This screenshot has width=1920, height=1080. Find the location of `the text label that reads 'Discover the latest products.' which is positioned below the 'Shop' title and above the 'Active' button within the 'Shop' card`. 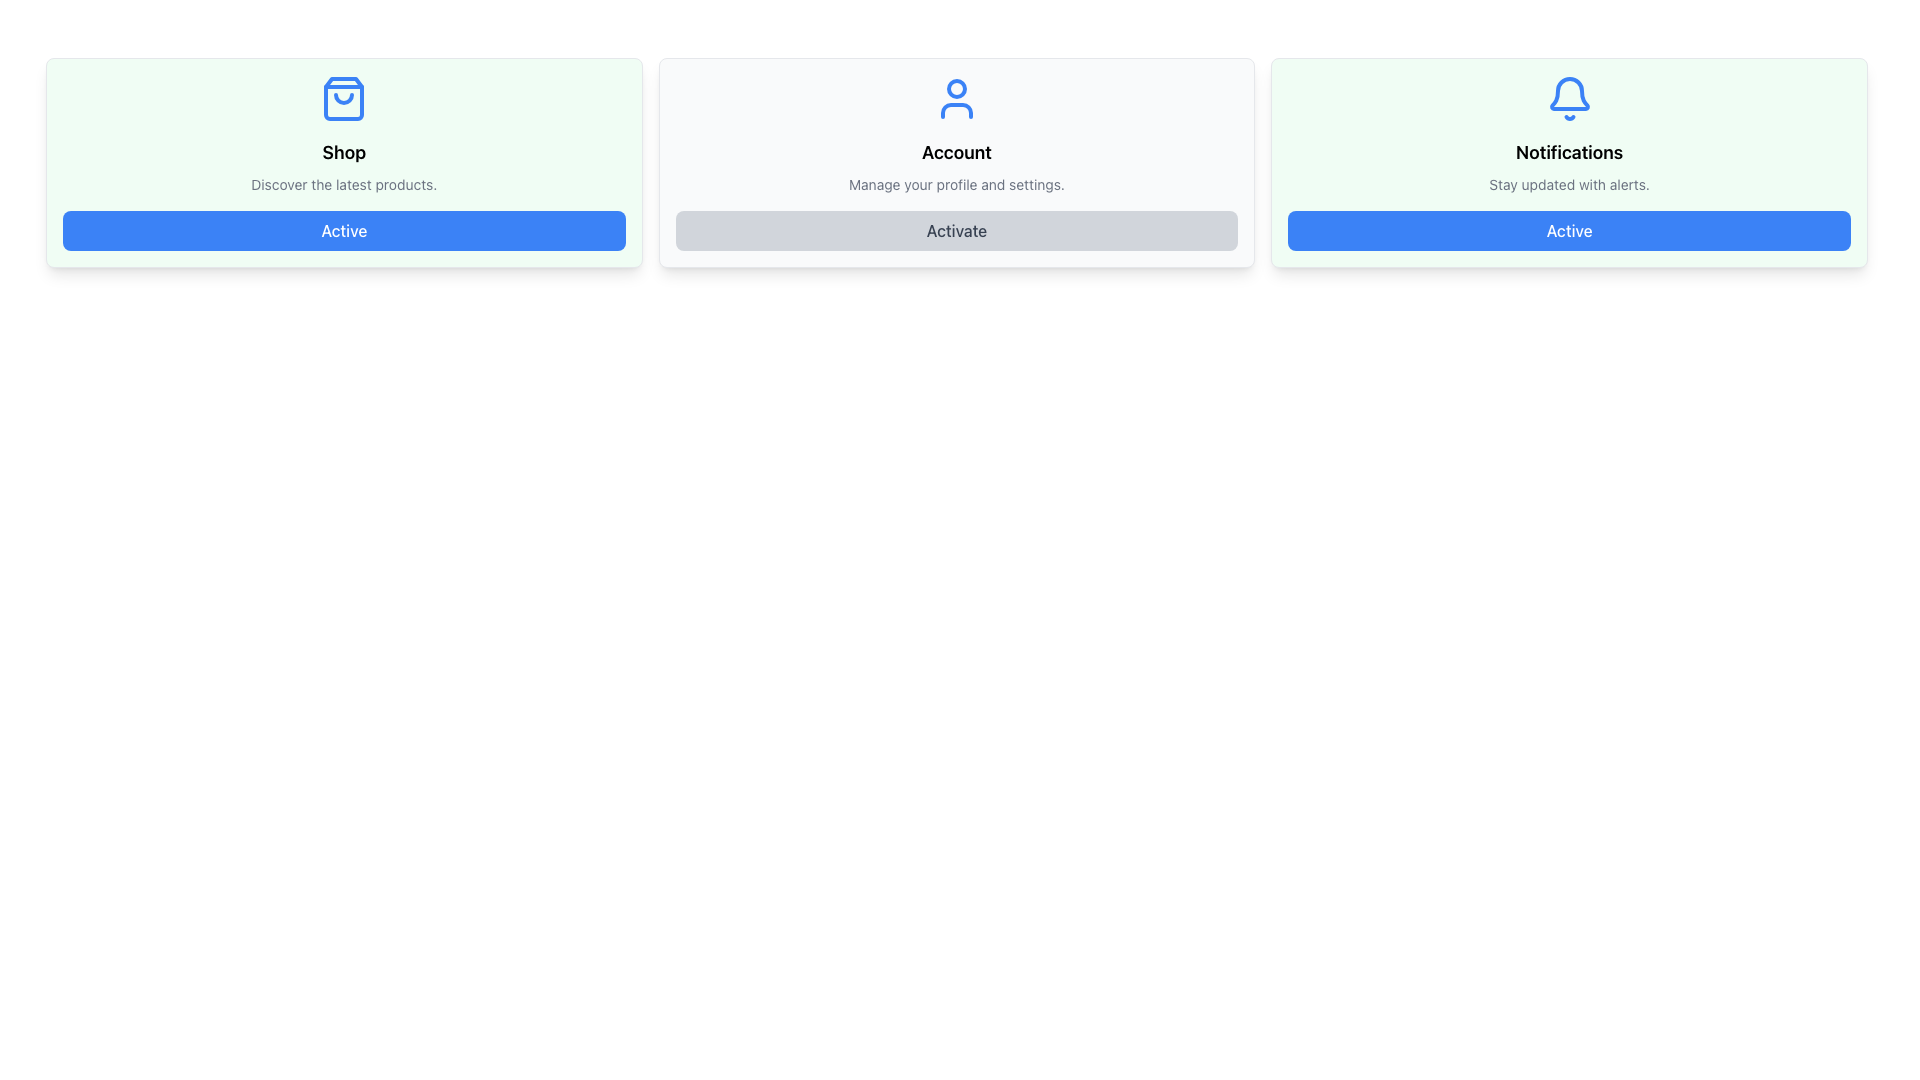

the text label that reads 'Discover the latest products.' which is positioned below the 'Shop' title and above the 'Active' button within the 'Shop' card is located at coordinates (344, 185).